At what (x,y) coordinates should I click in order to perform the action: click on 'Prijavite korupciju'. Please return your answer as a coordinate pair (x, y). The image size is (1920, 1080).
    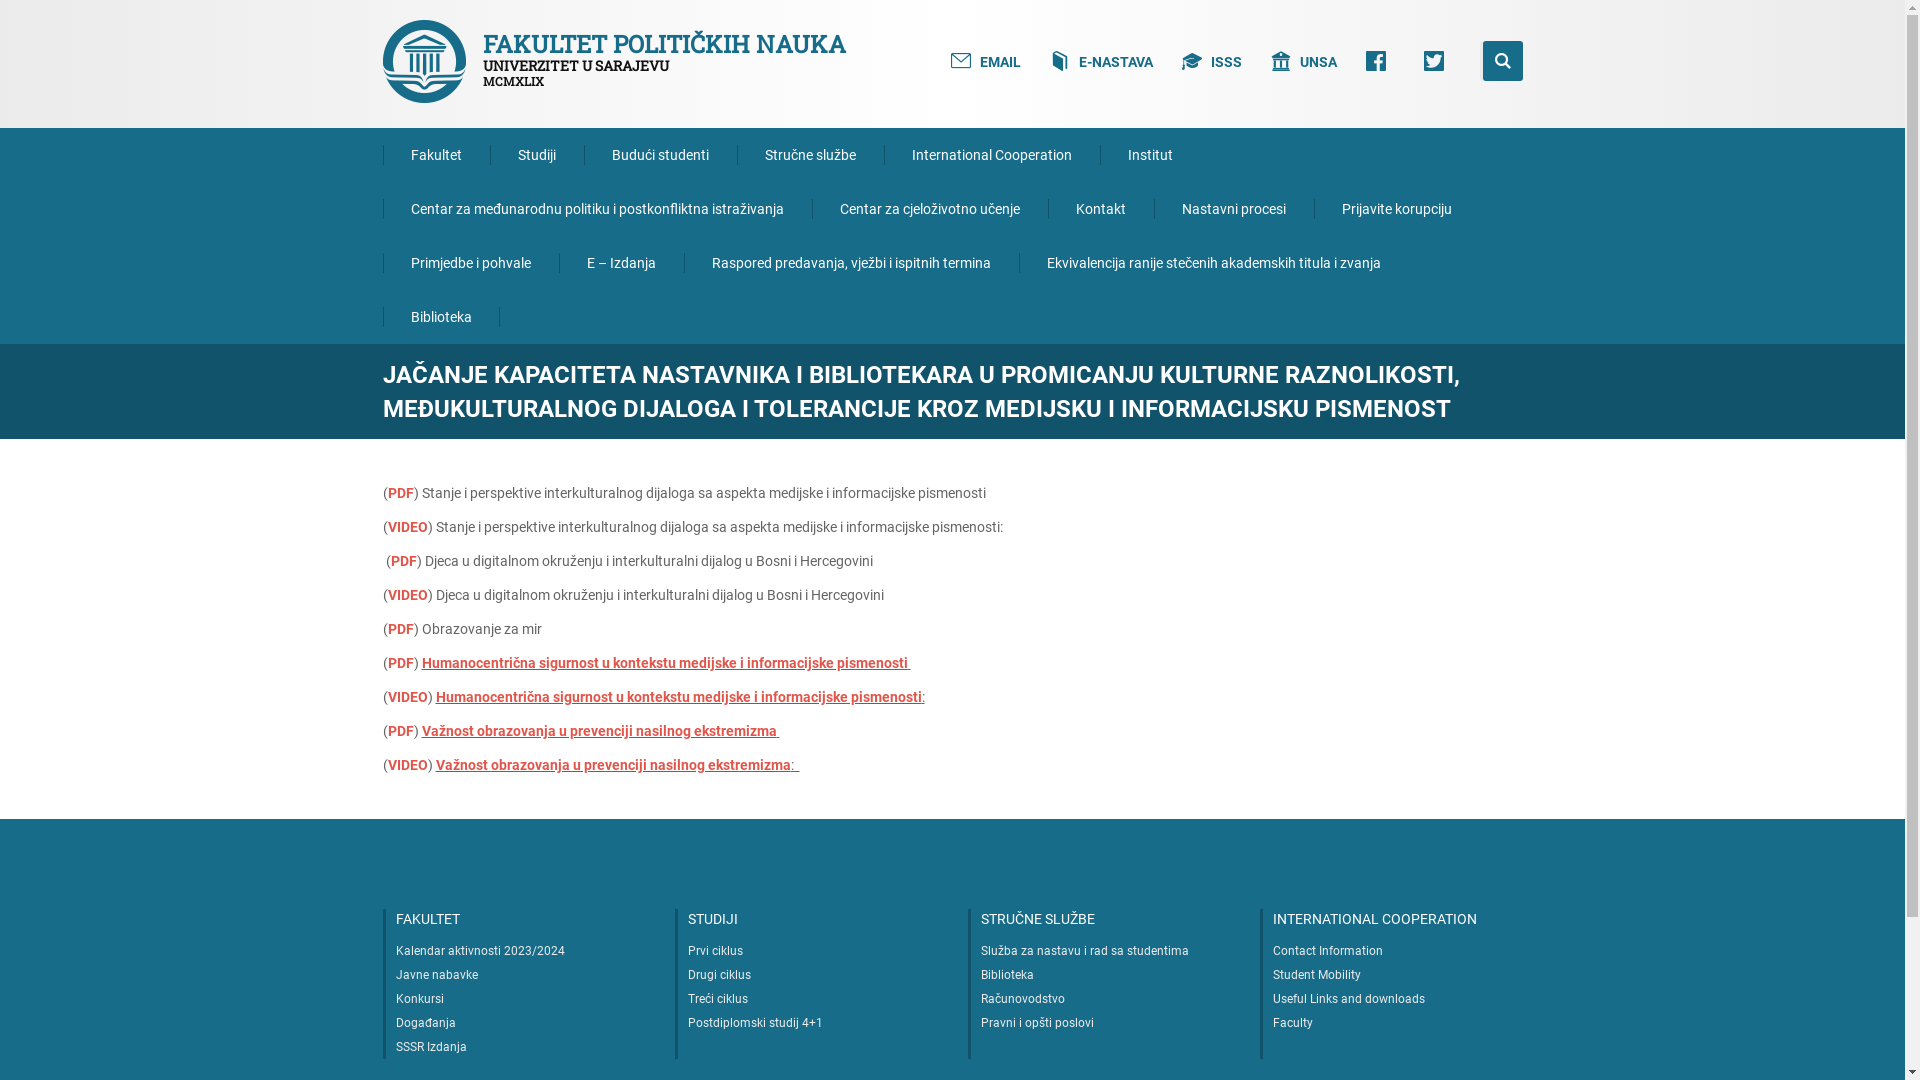
    Looking at the image, I should click on (1395, 208).